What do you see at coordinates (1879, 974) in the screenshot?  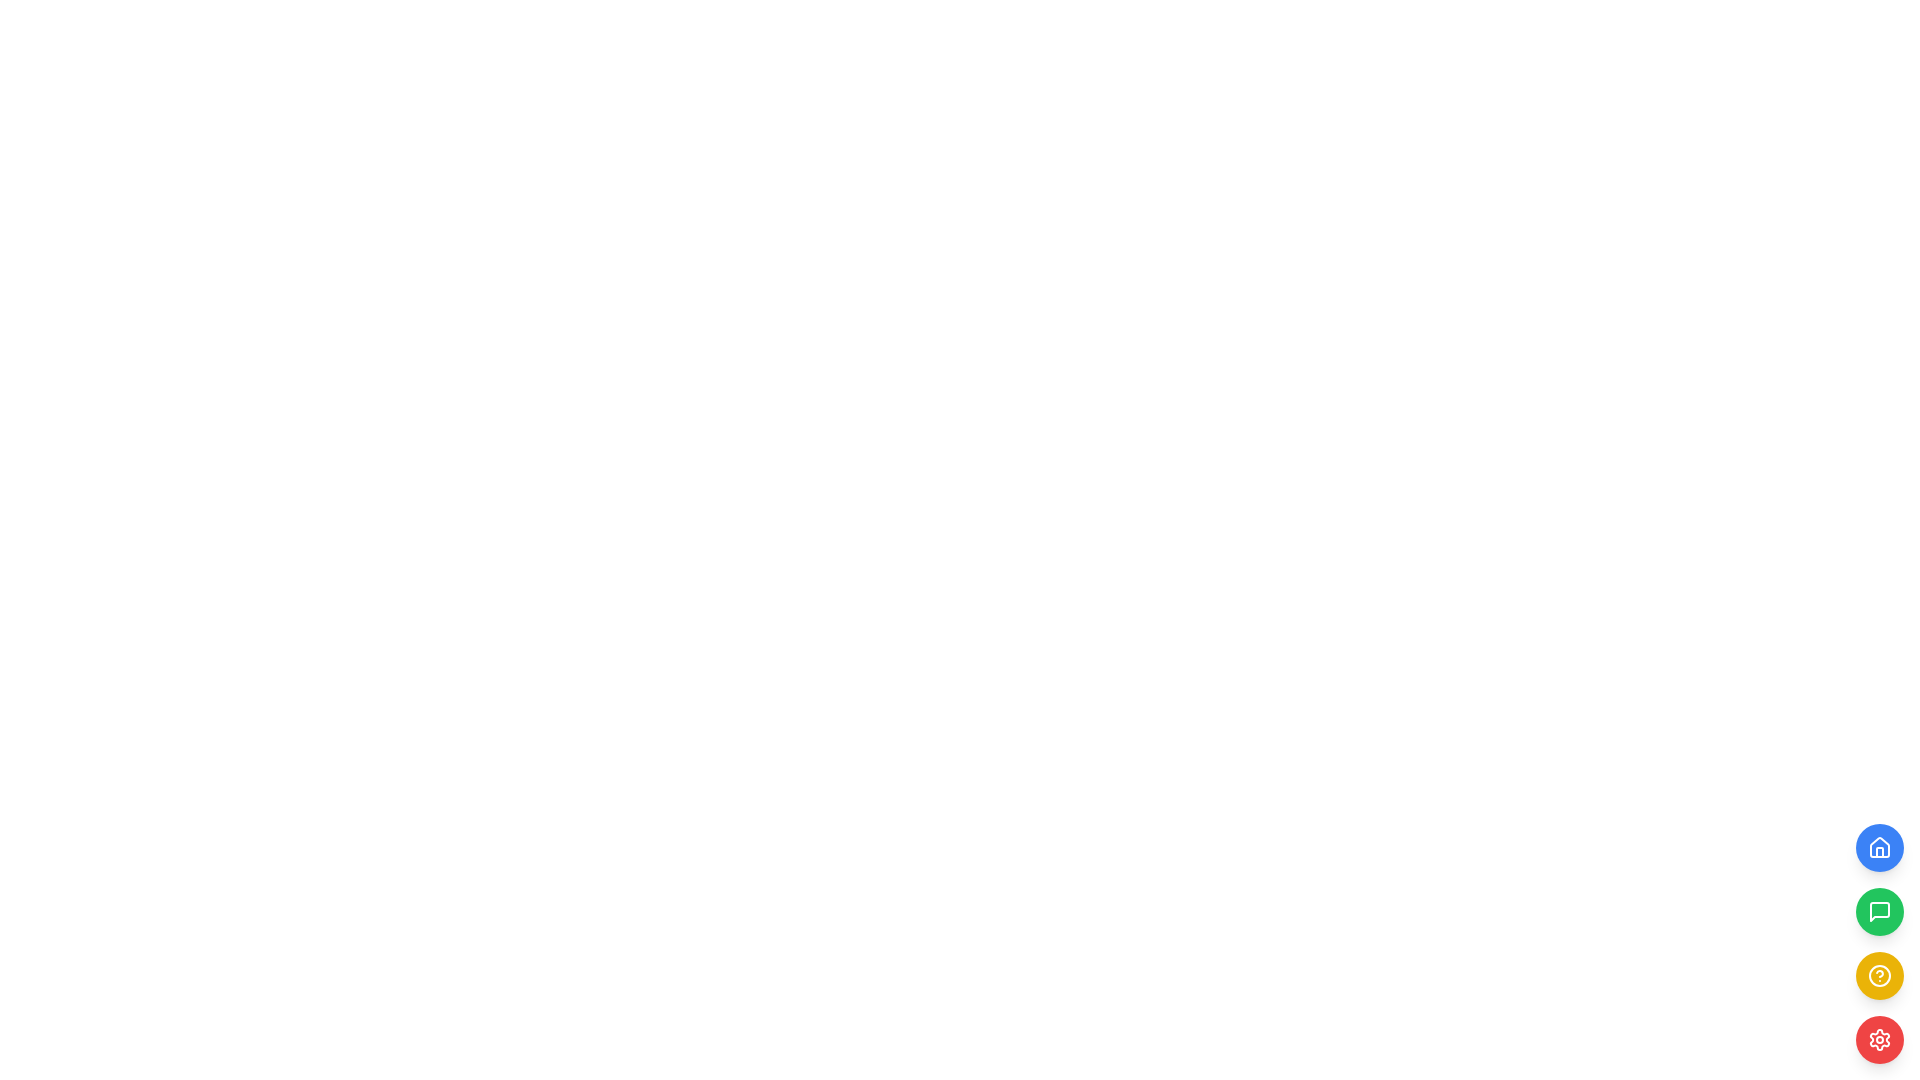 I see `the SVG circle element that serves as a help or informational icon, located on the vertical menu bar as the third icon from the top` at bounding box center [1879, 974].